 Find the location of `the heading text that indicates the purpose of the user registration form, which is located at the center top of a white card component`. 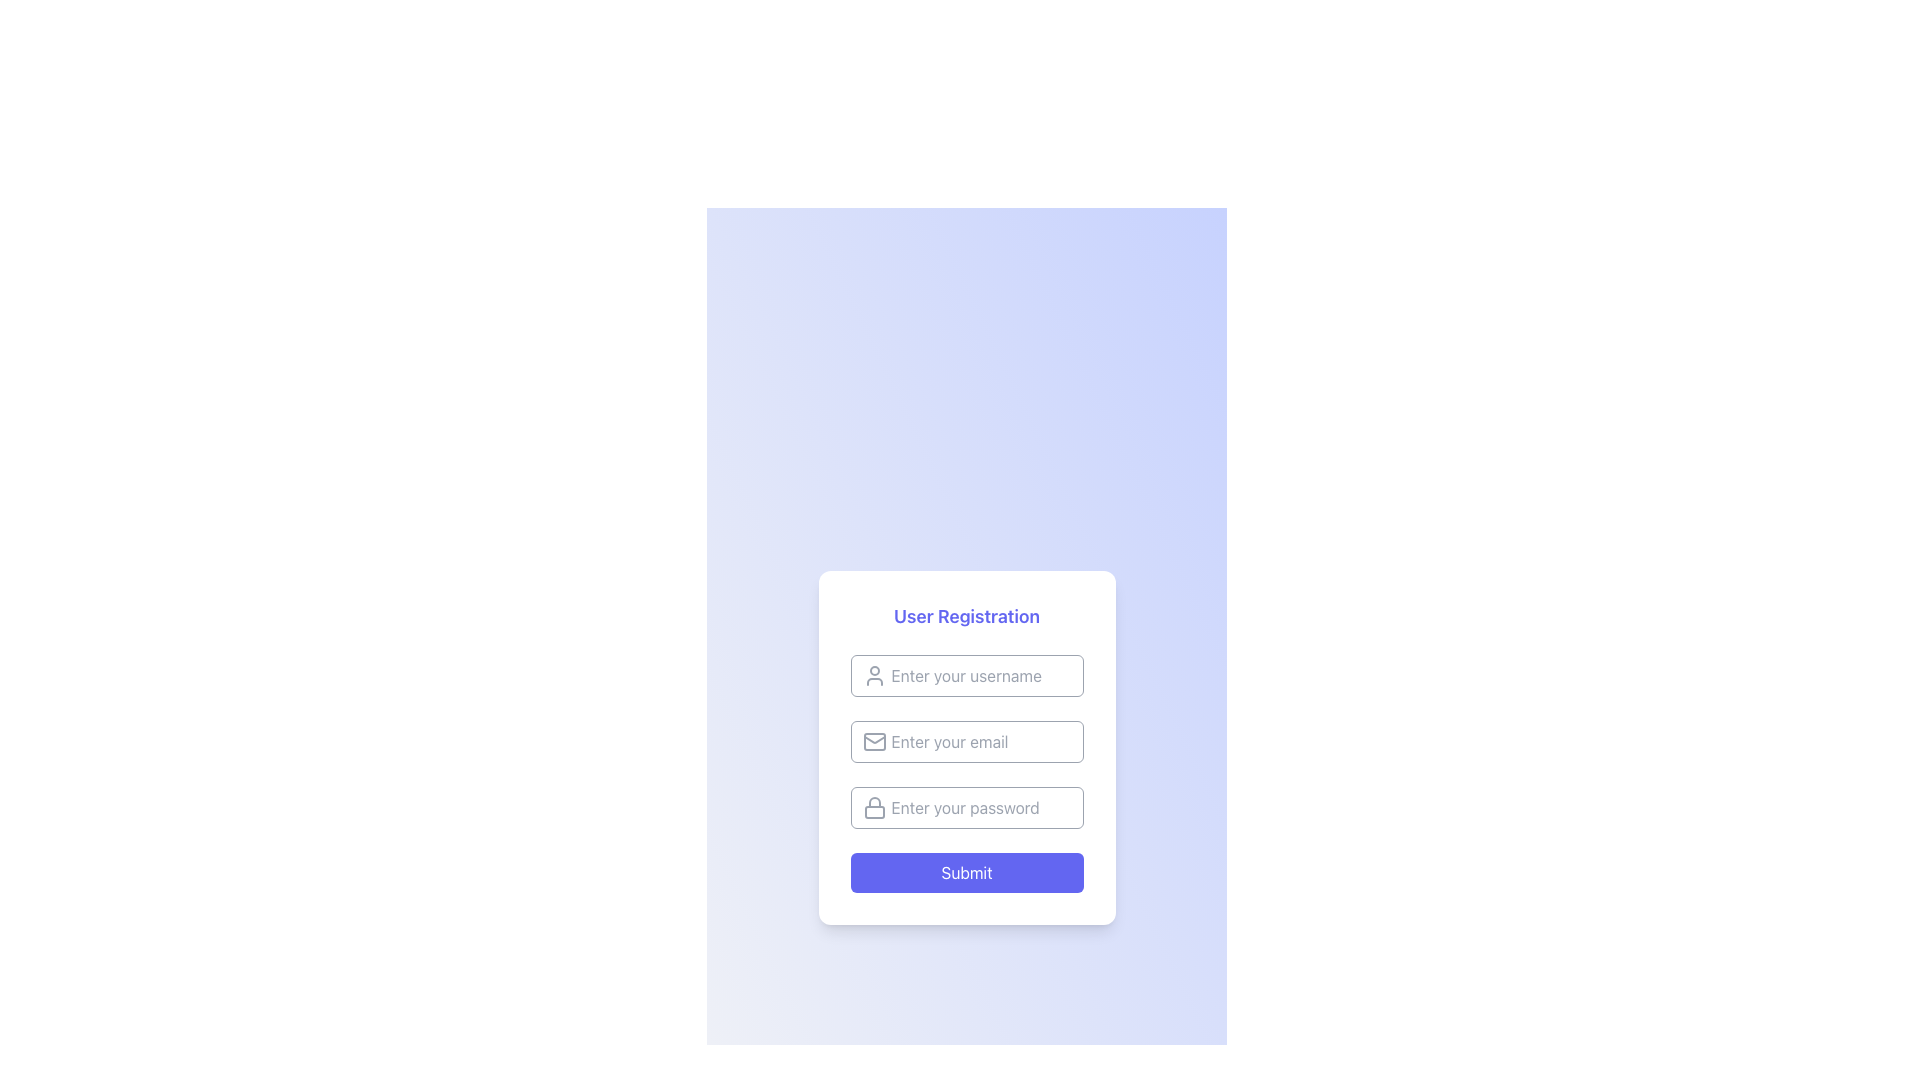

the heading text that indicates the purpose of the user registration form, which is located at the center top of a white card component is located at coordinates (966, 616).